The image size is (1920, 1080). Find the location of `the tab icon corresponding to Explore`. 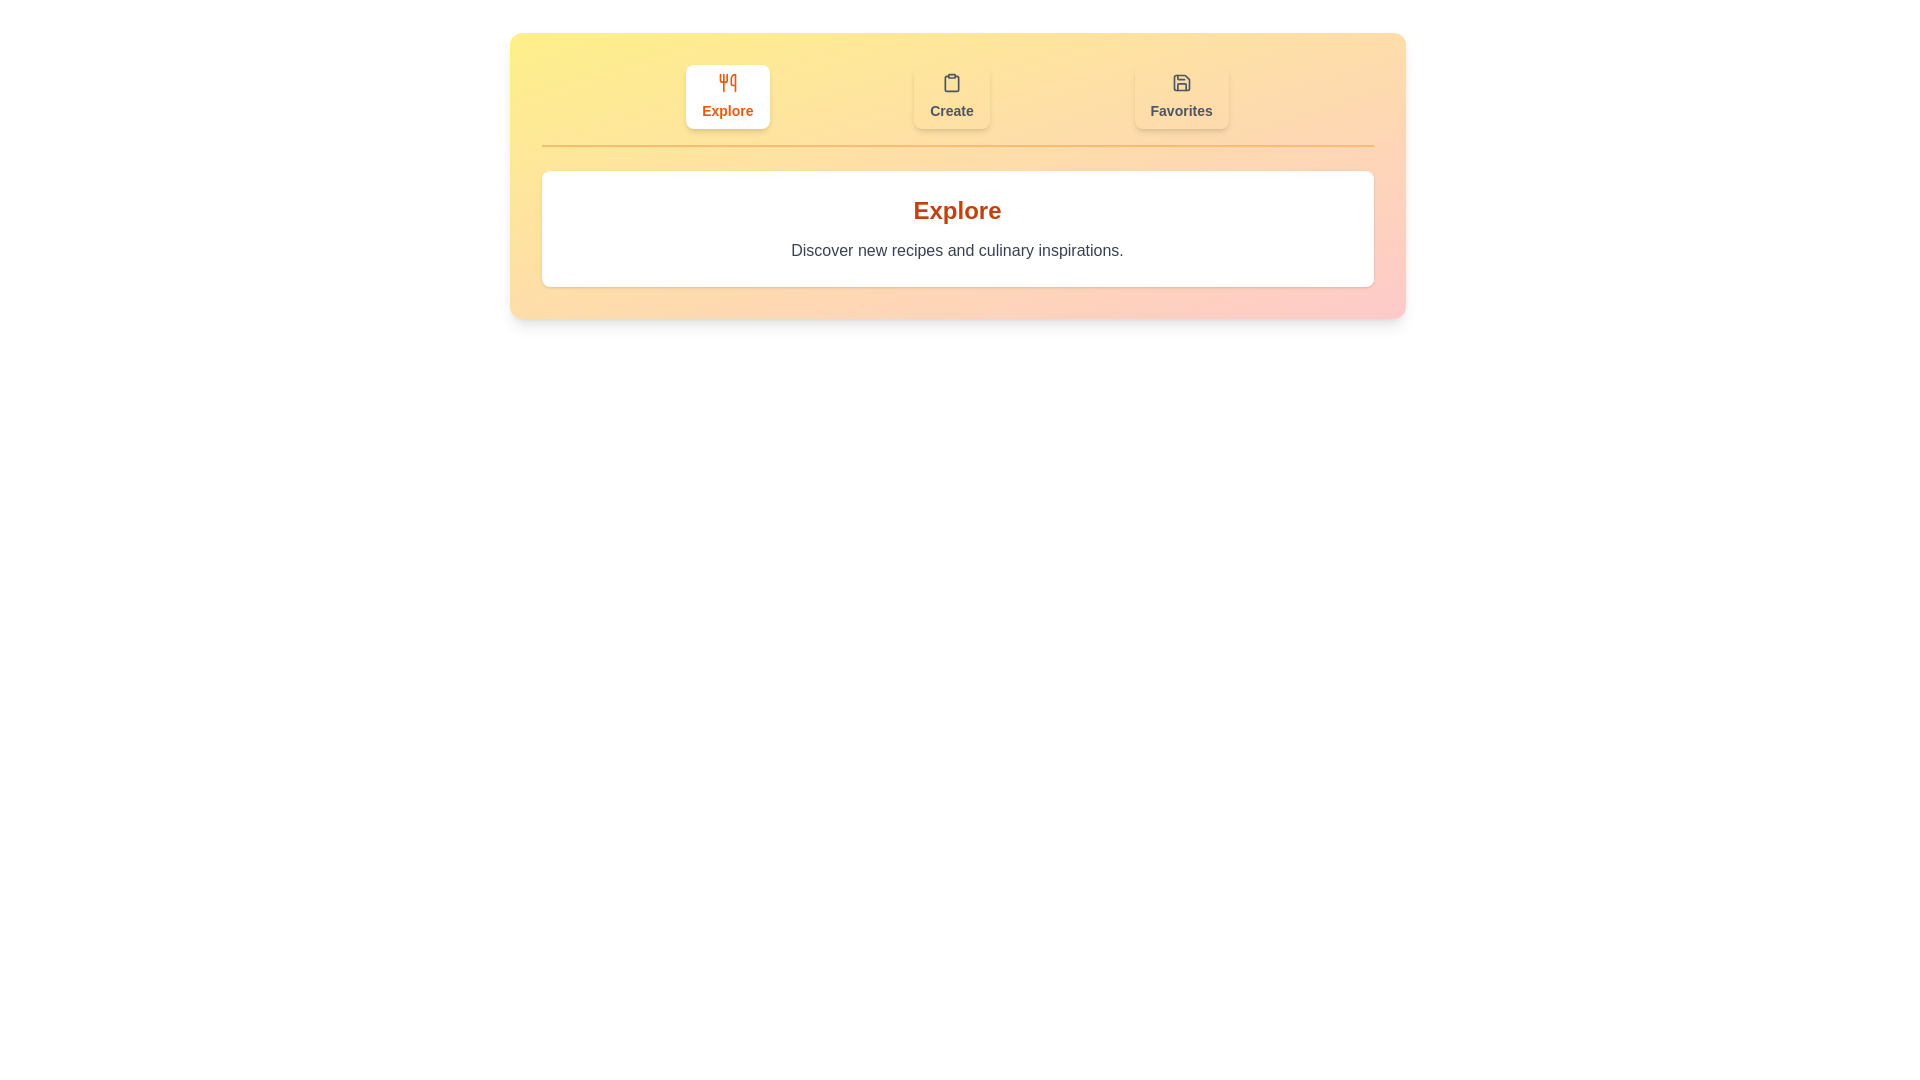

the tab icon corresponding to Explore is located at coordinates (726, 96).